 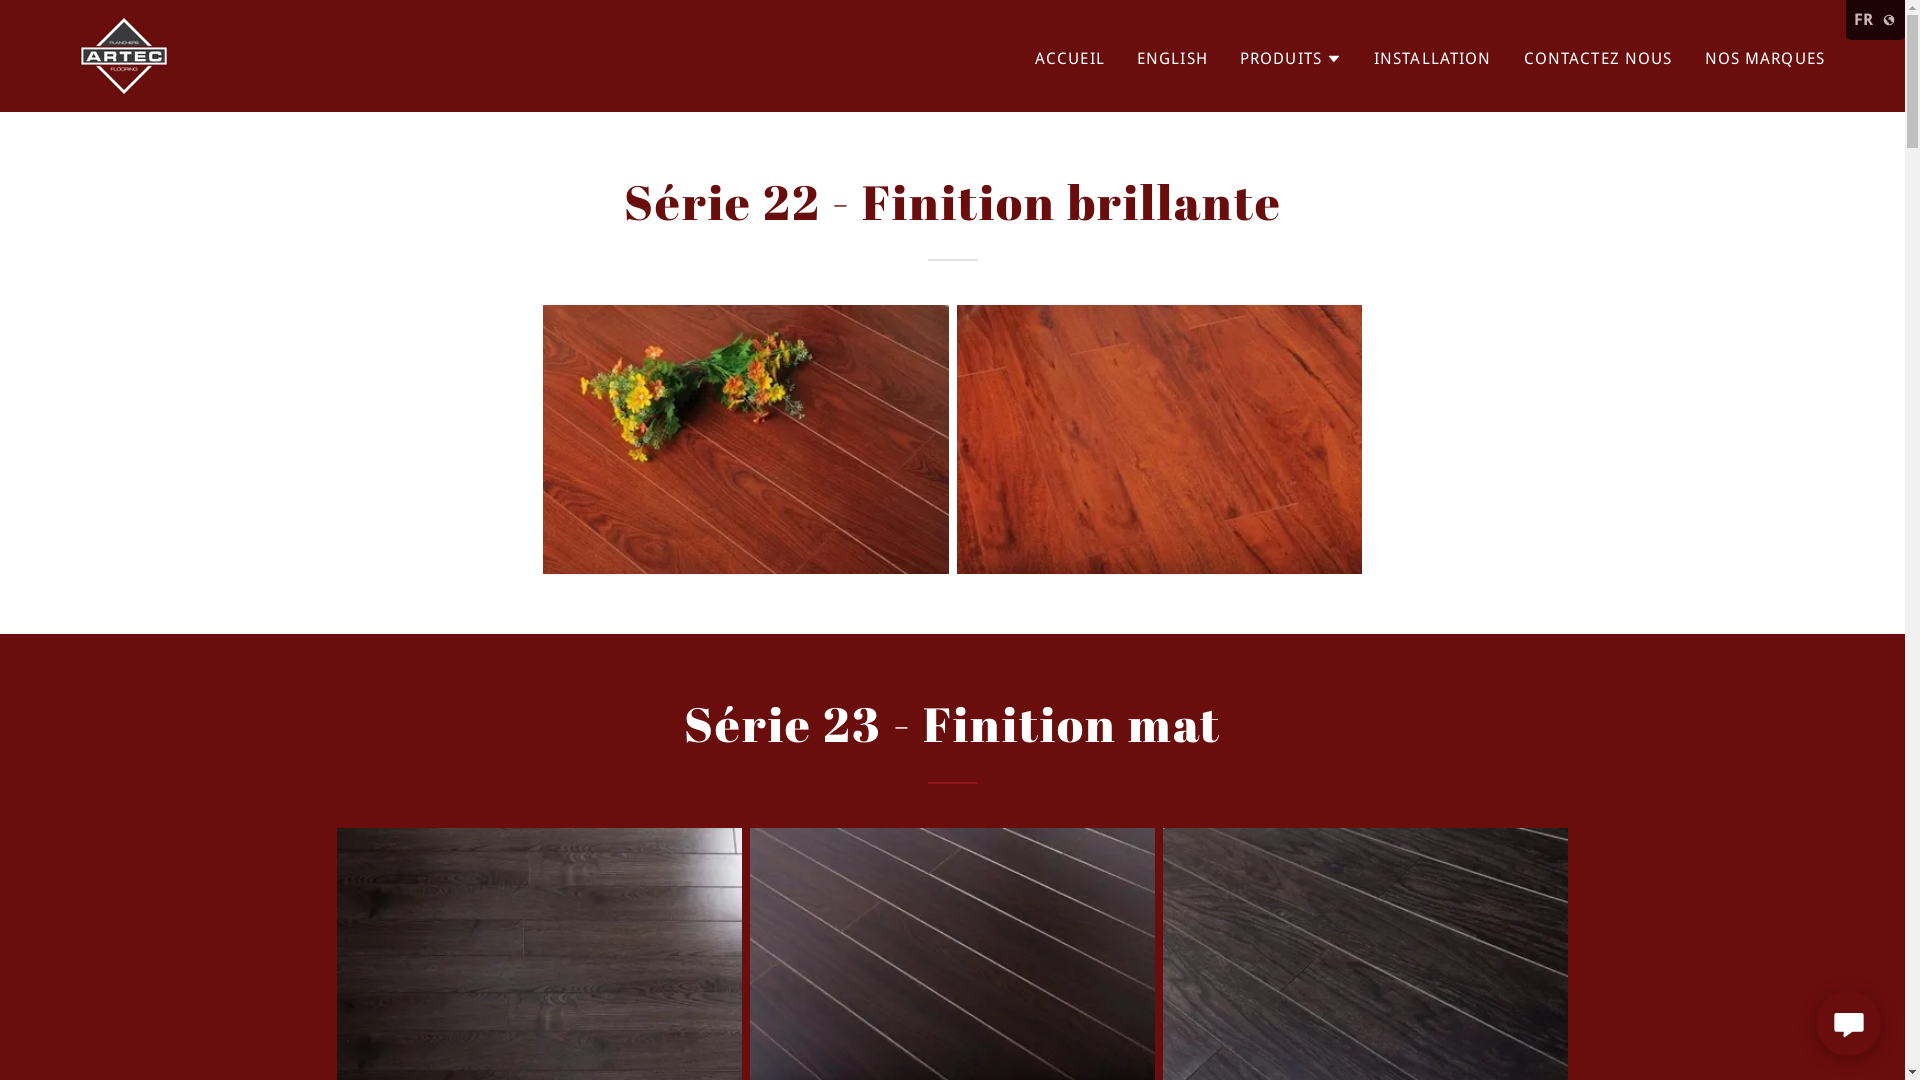 I want to click on 'ACCUEIL', so click(x=1069, y=56).